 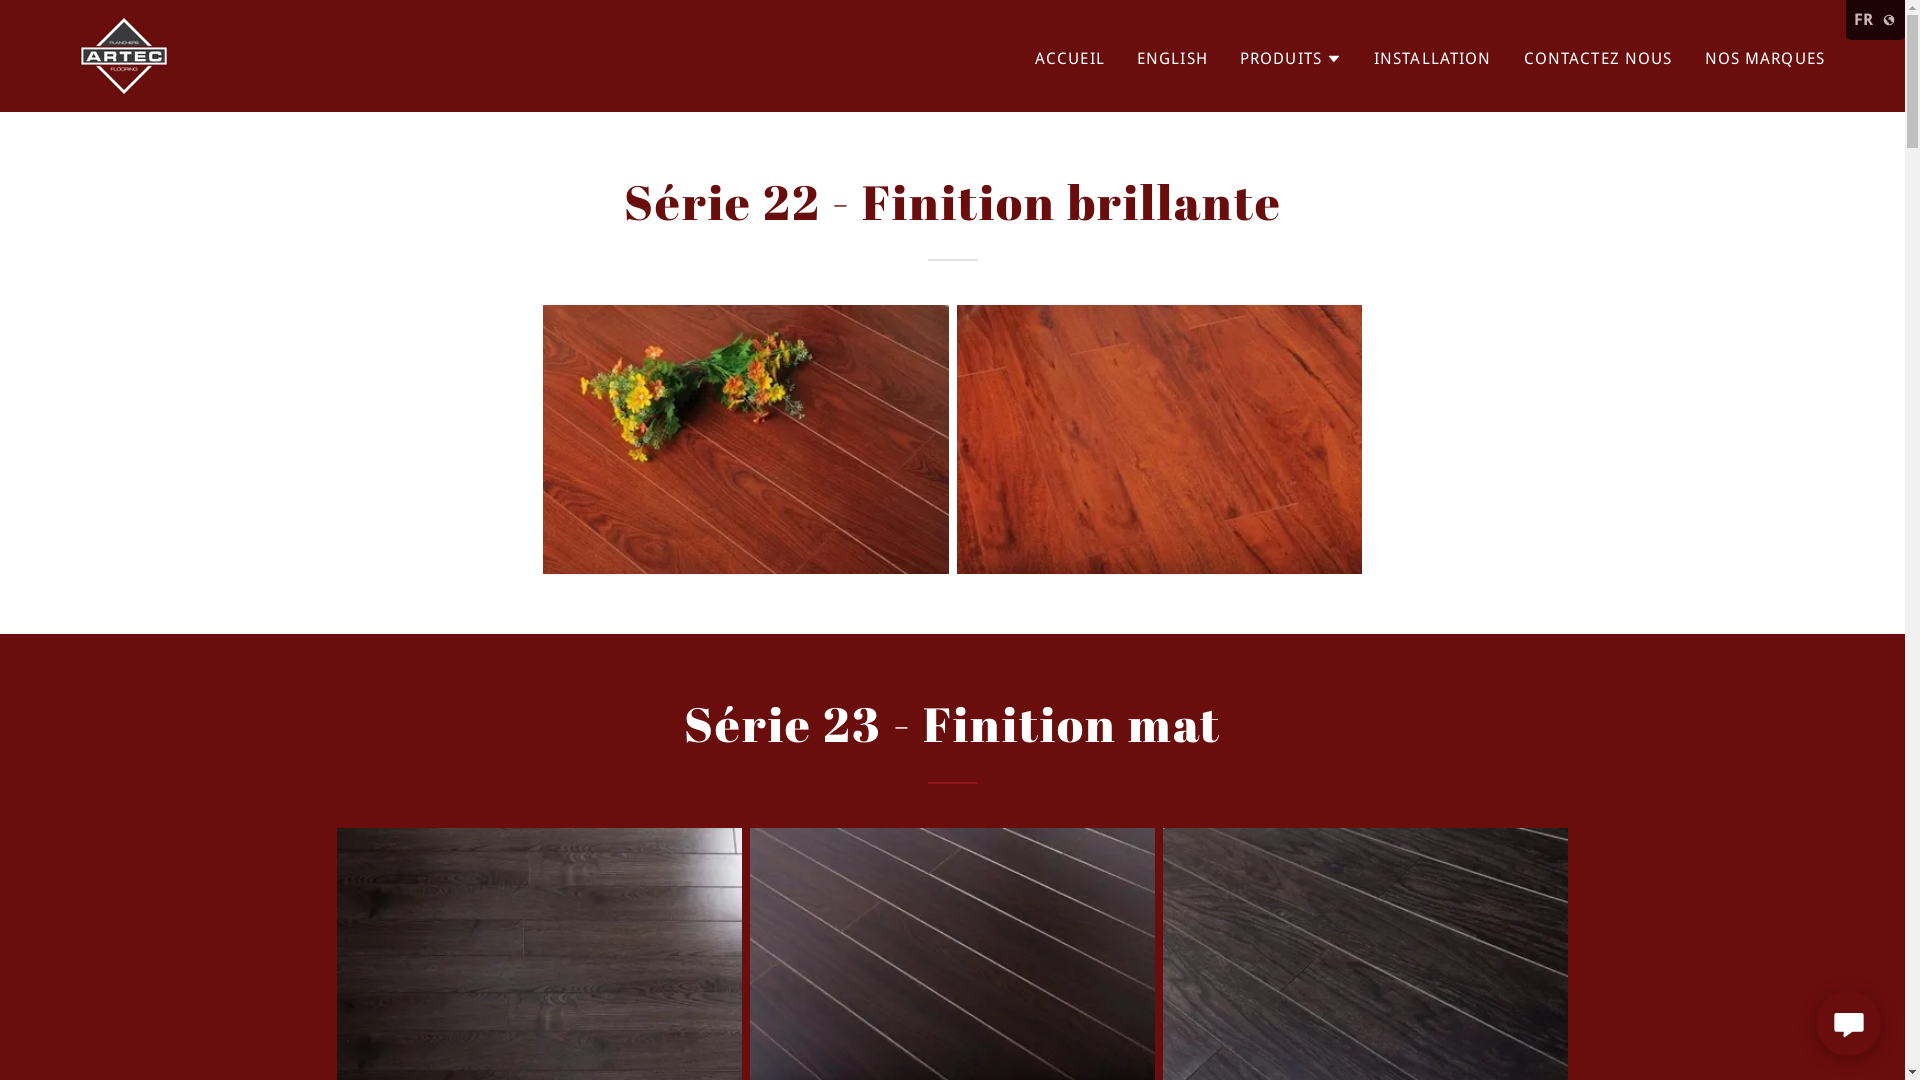 I want to click on 'ACCUEIL', so click(x=1069, y=56).